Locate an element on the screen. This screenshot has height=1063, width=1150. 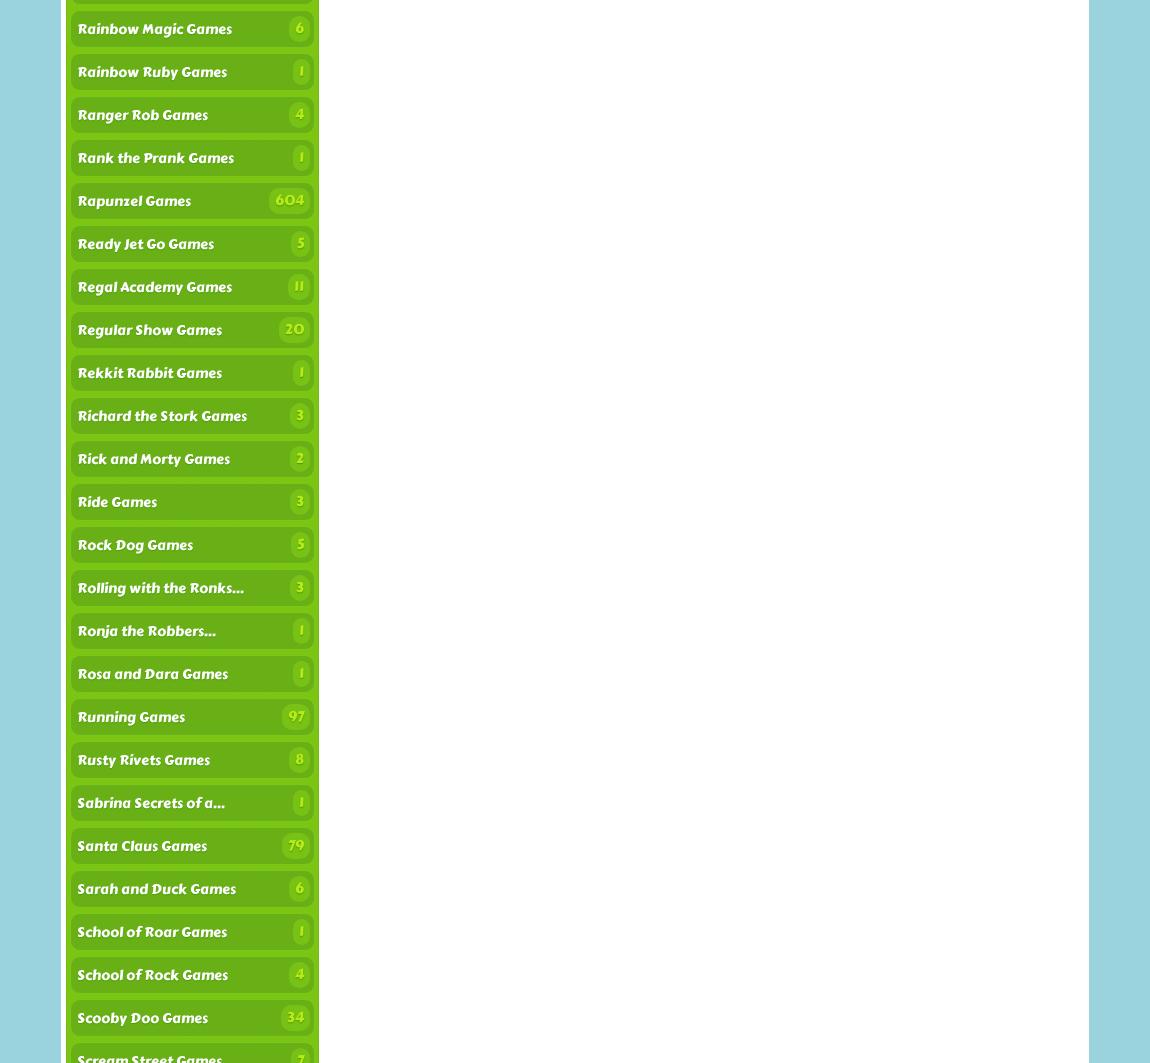
'School of Roar Games' is located at coordinates (151, 931).